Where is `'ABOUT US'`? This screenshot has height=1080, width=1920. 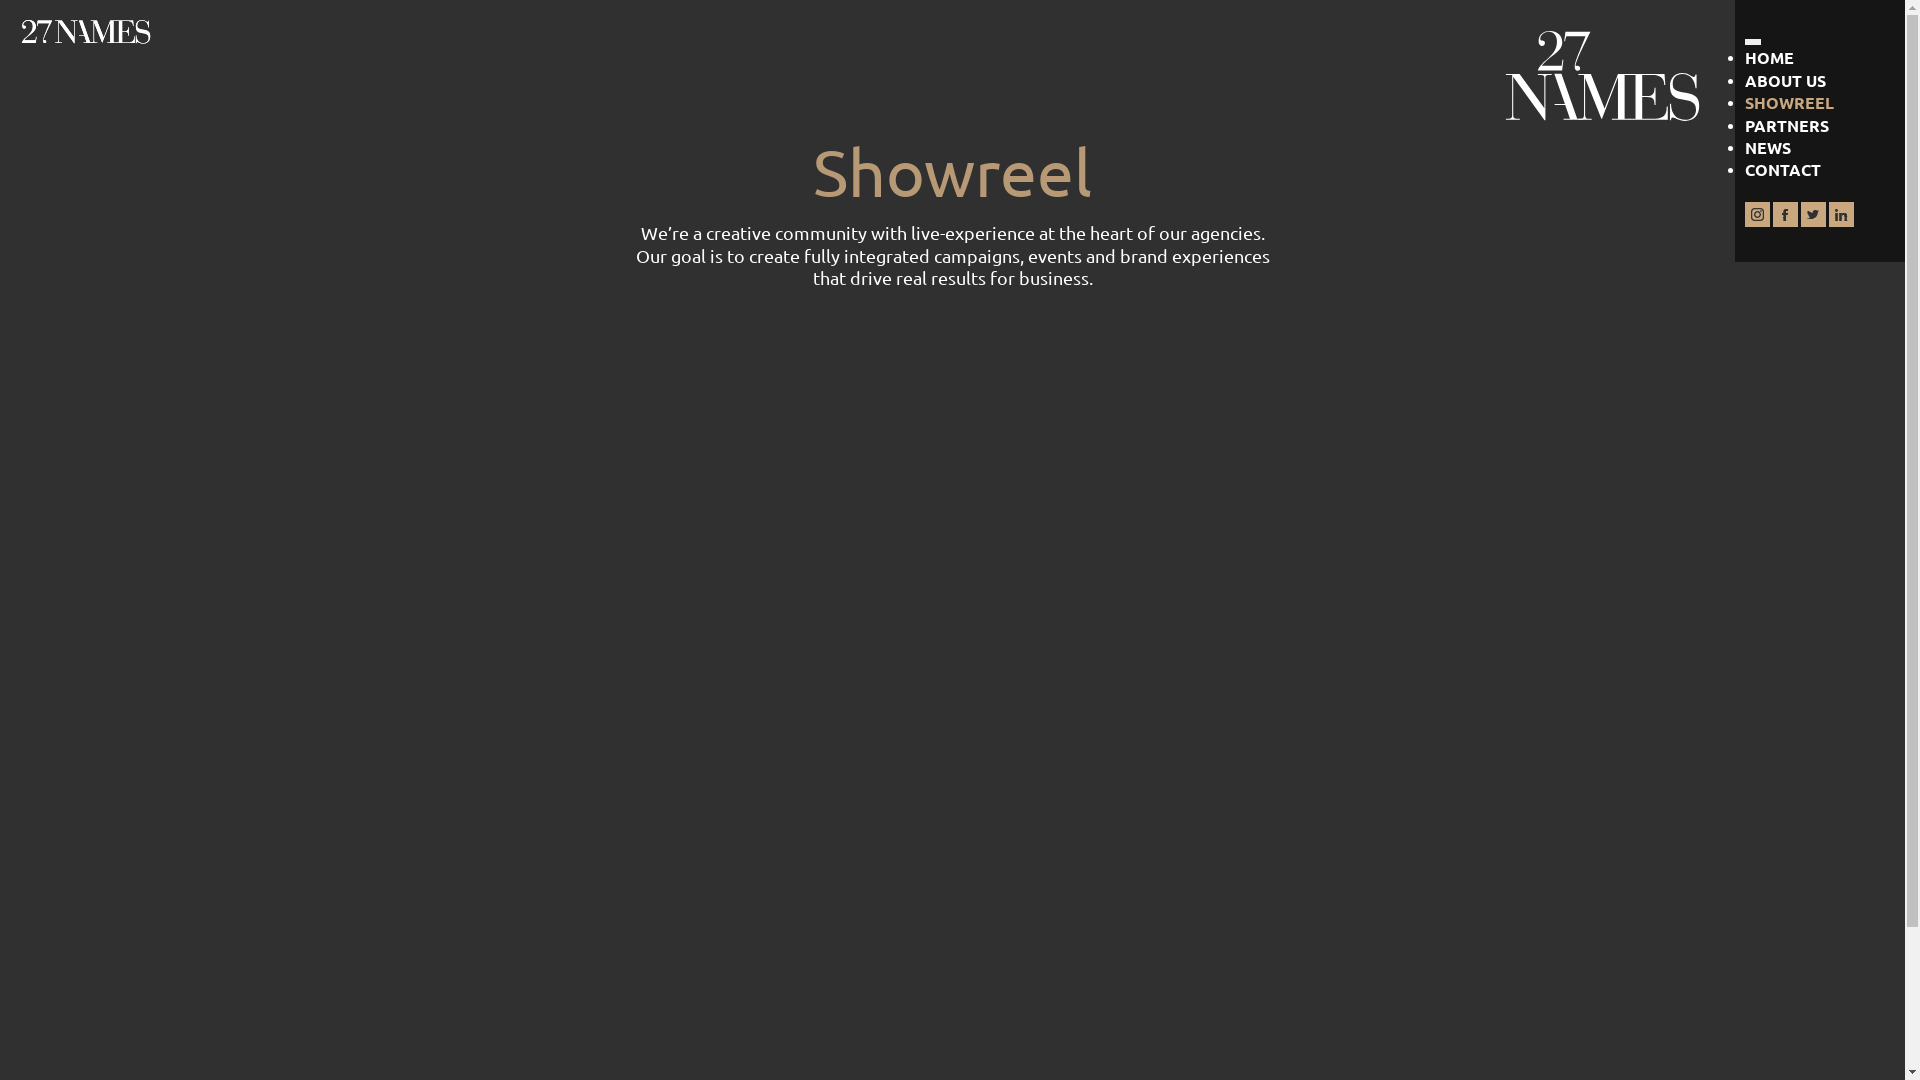 'ABOUT US' is located at coordinates (1785, 79).